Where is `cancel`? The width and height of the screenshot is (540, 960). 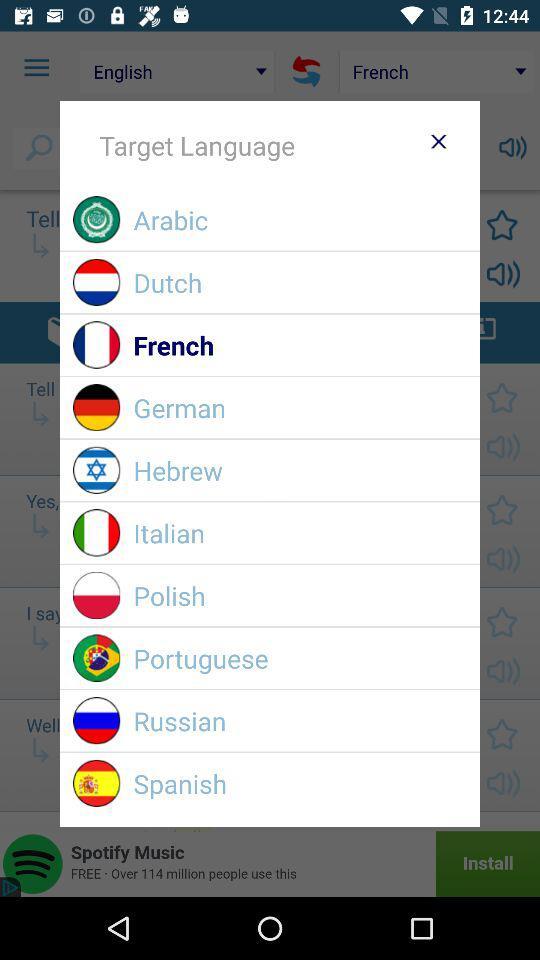
cancel is located at coordinates (437, 140).